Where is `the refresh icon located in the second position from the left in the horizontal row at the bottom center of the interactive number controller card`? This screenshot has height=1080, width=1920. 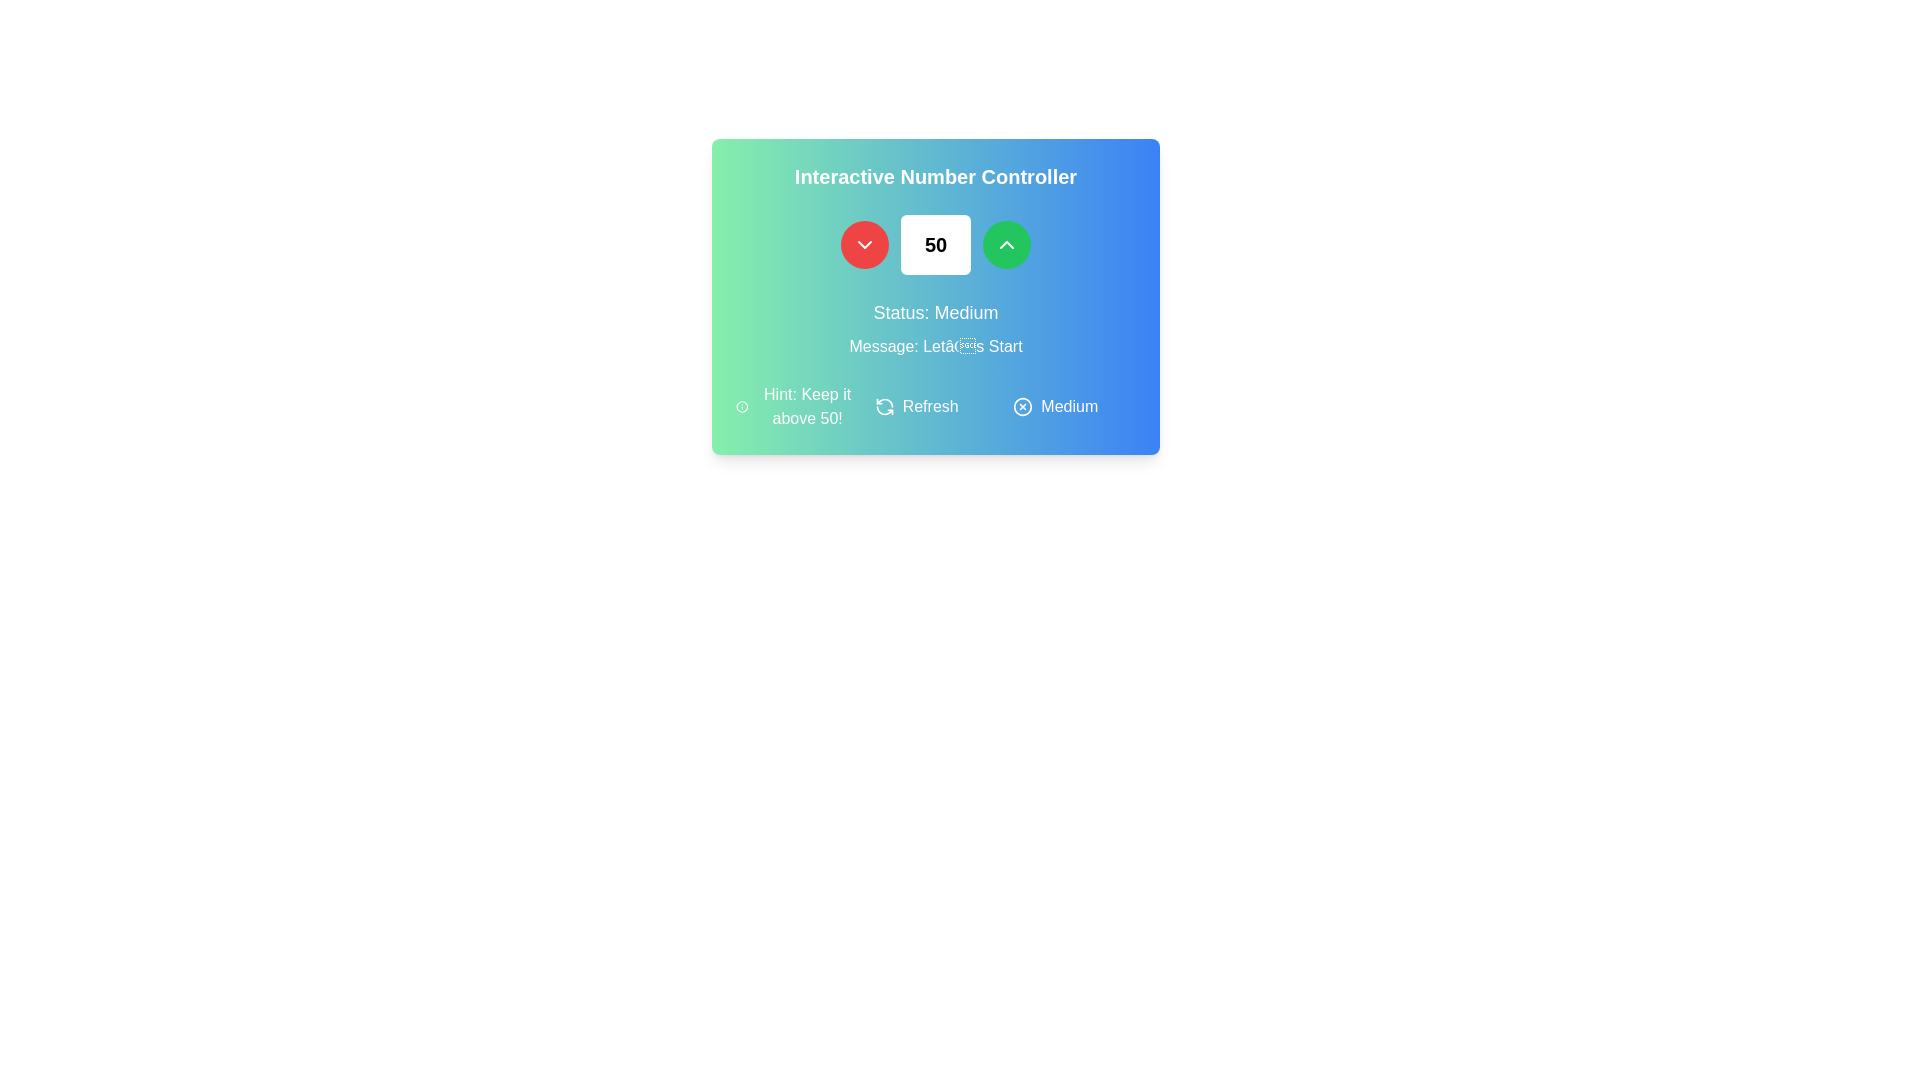
the refresh icon located in the second position from the left in the horizontal row at the bottom center of the interactive number controller card is located at coordinates (883, 406).